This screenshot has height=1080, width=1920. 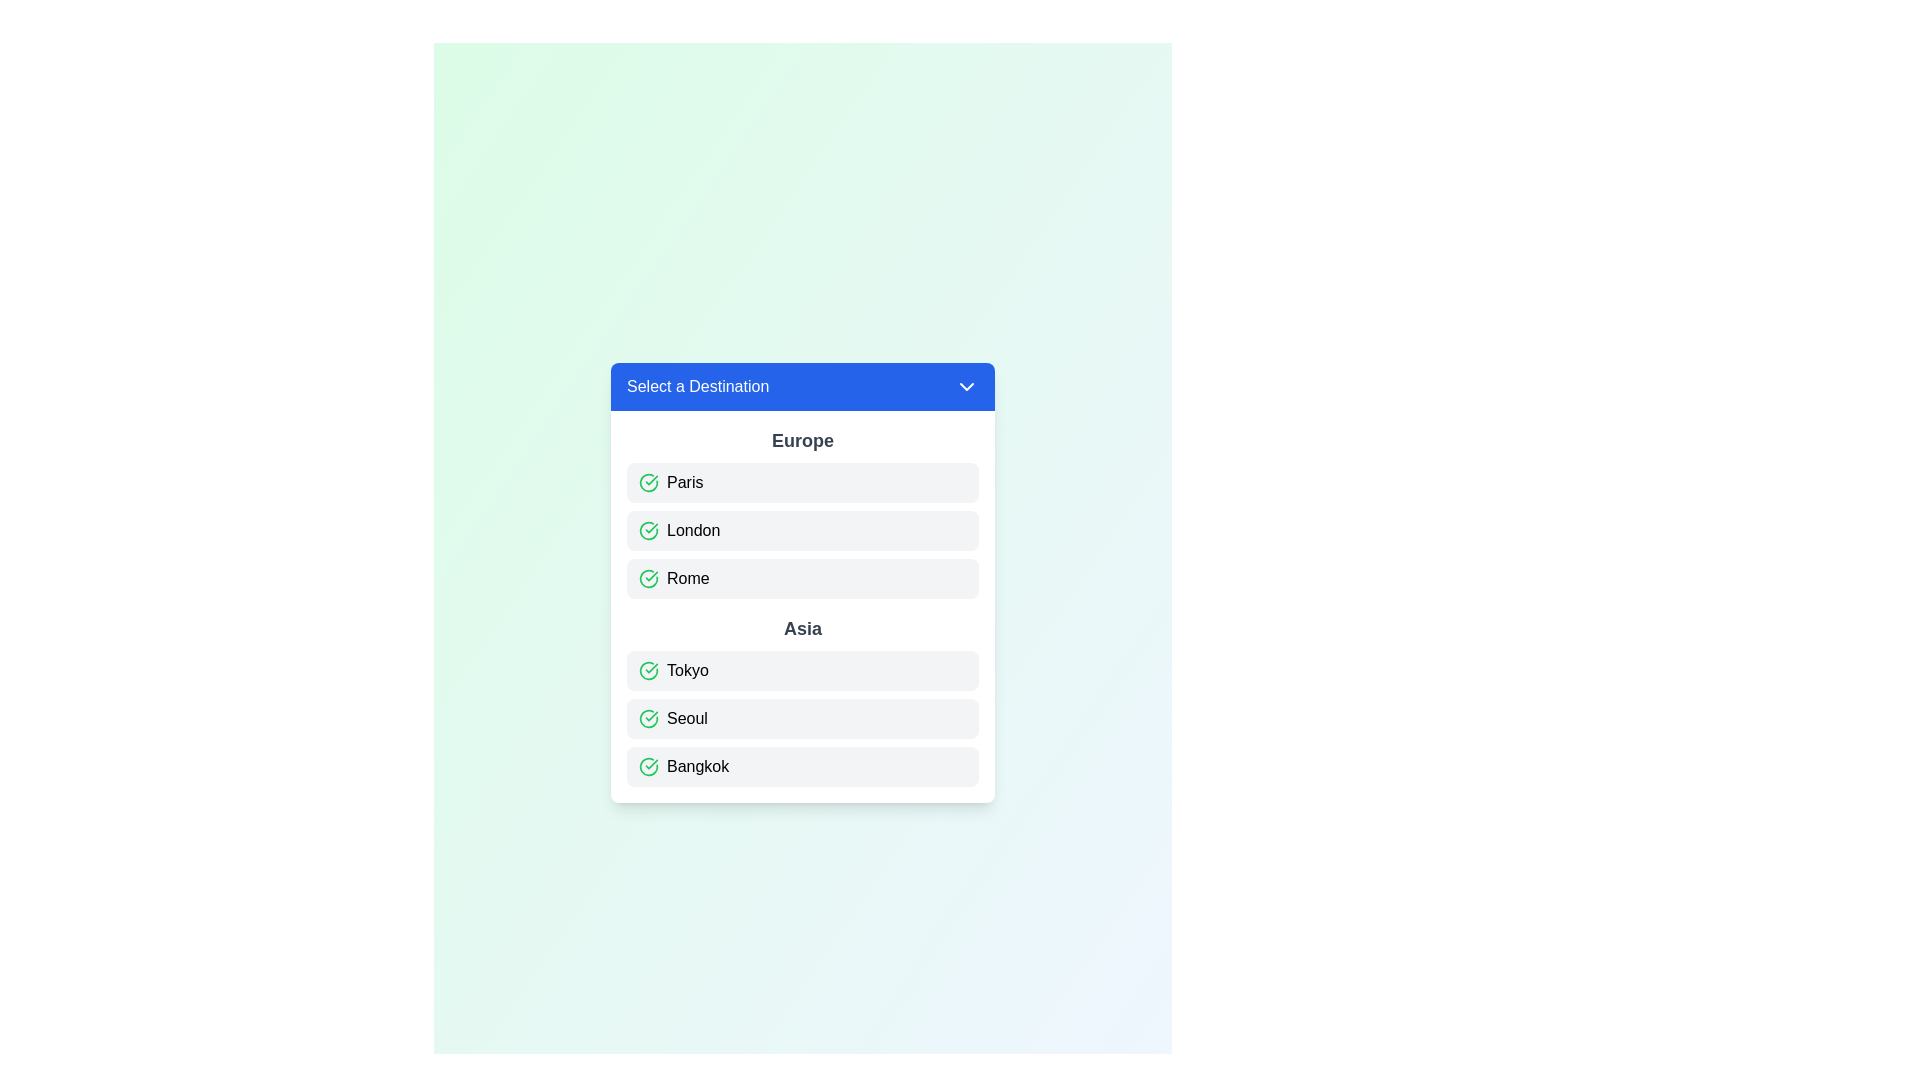 I want to click on header text indicating the purpose of the dropdown menu, which is located in the blue header section at the top of the dropdown interface, so click(x=698, y=386).